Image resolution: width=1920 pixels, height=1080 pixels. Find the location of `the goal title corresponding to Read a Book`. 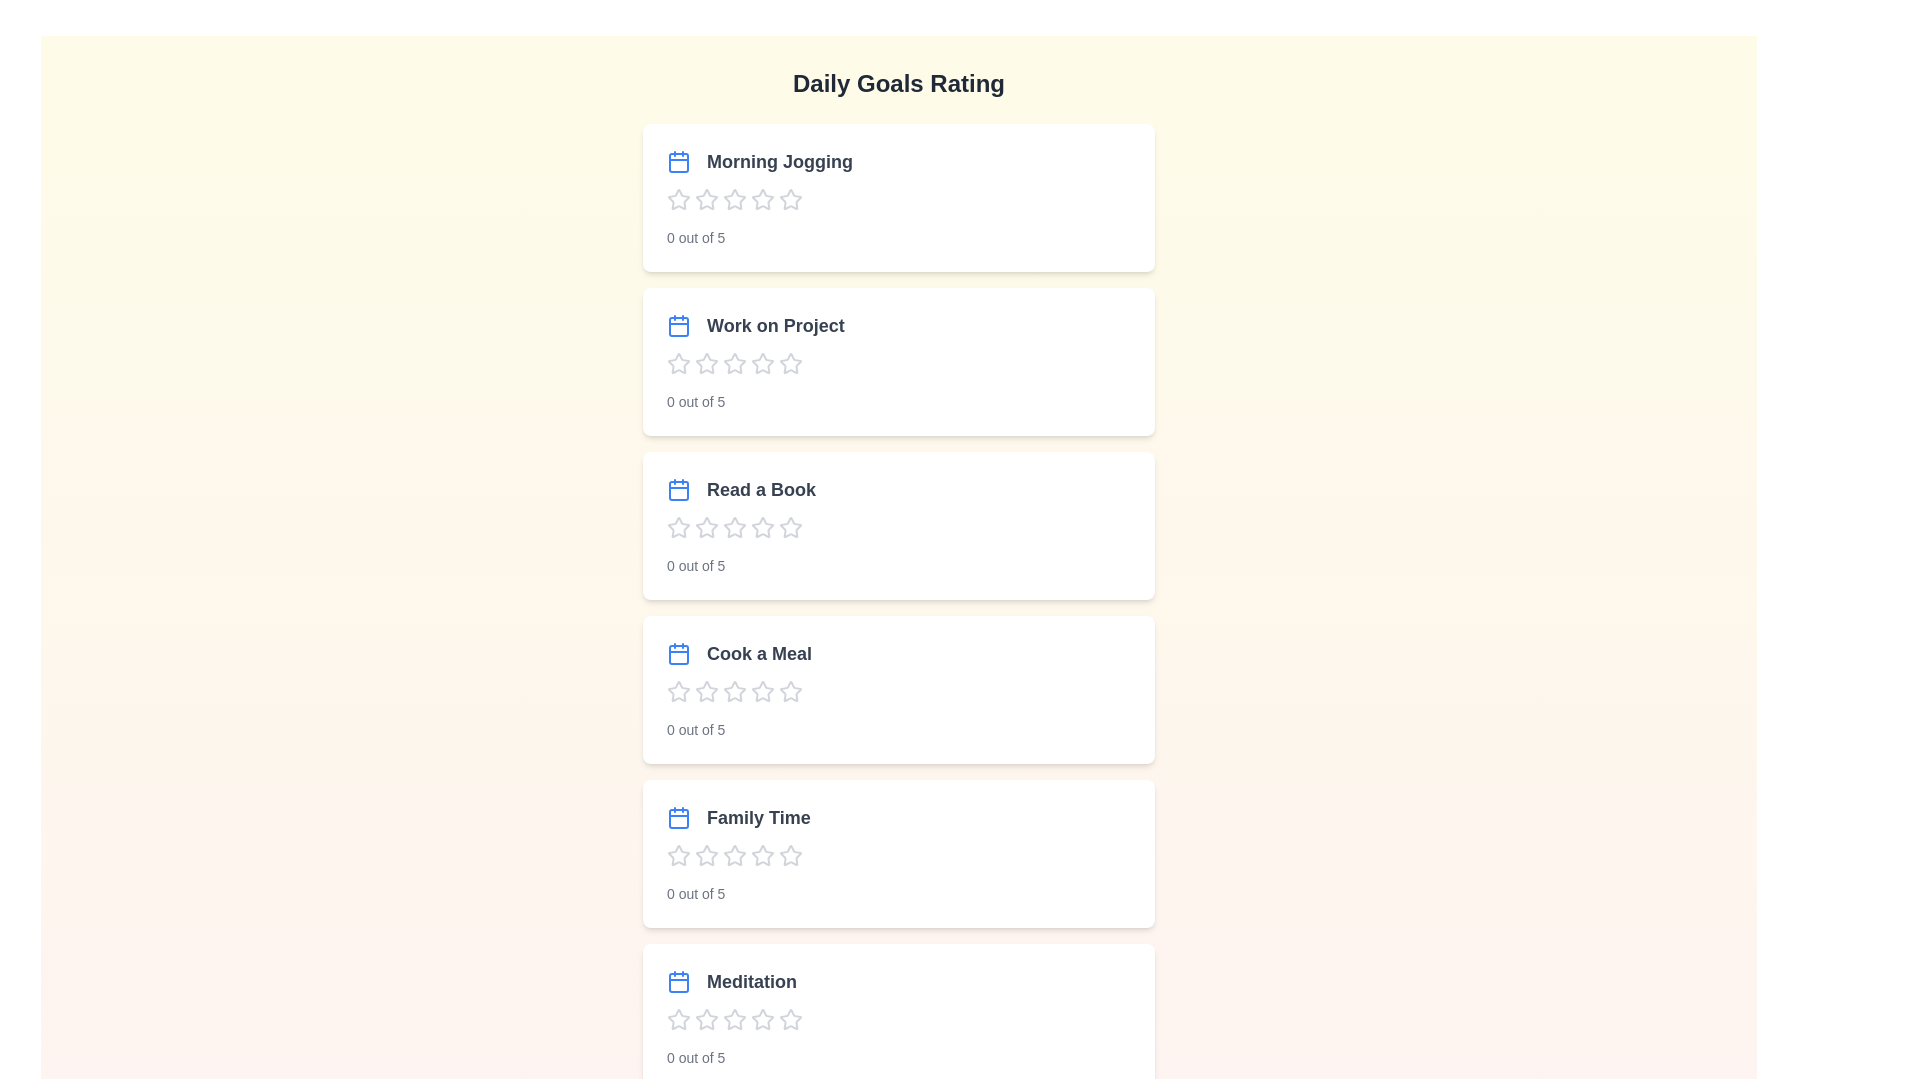

the goal title corresponding to Read a Book is located at coordinates (740, 489).